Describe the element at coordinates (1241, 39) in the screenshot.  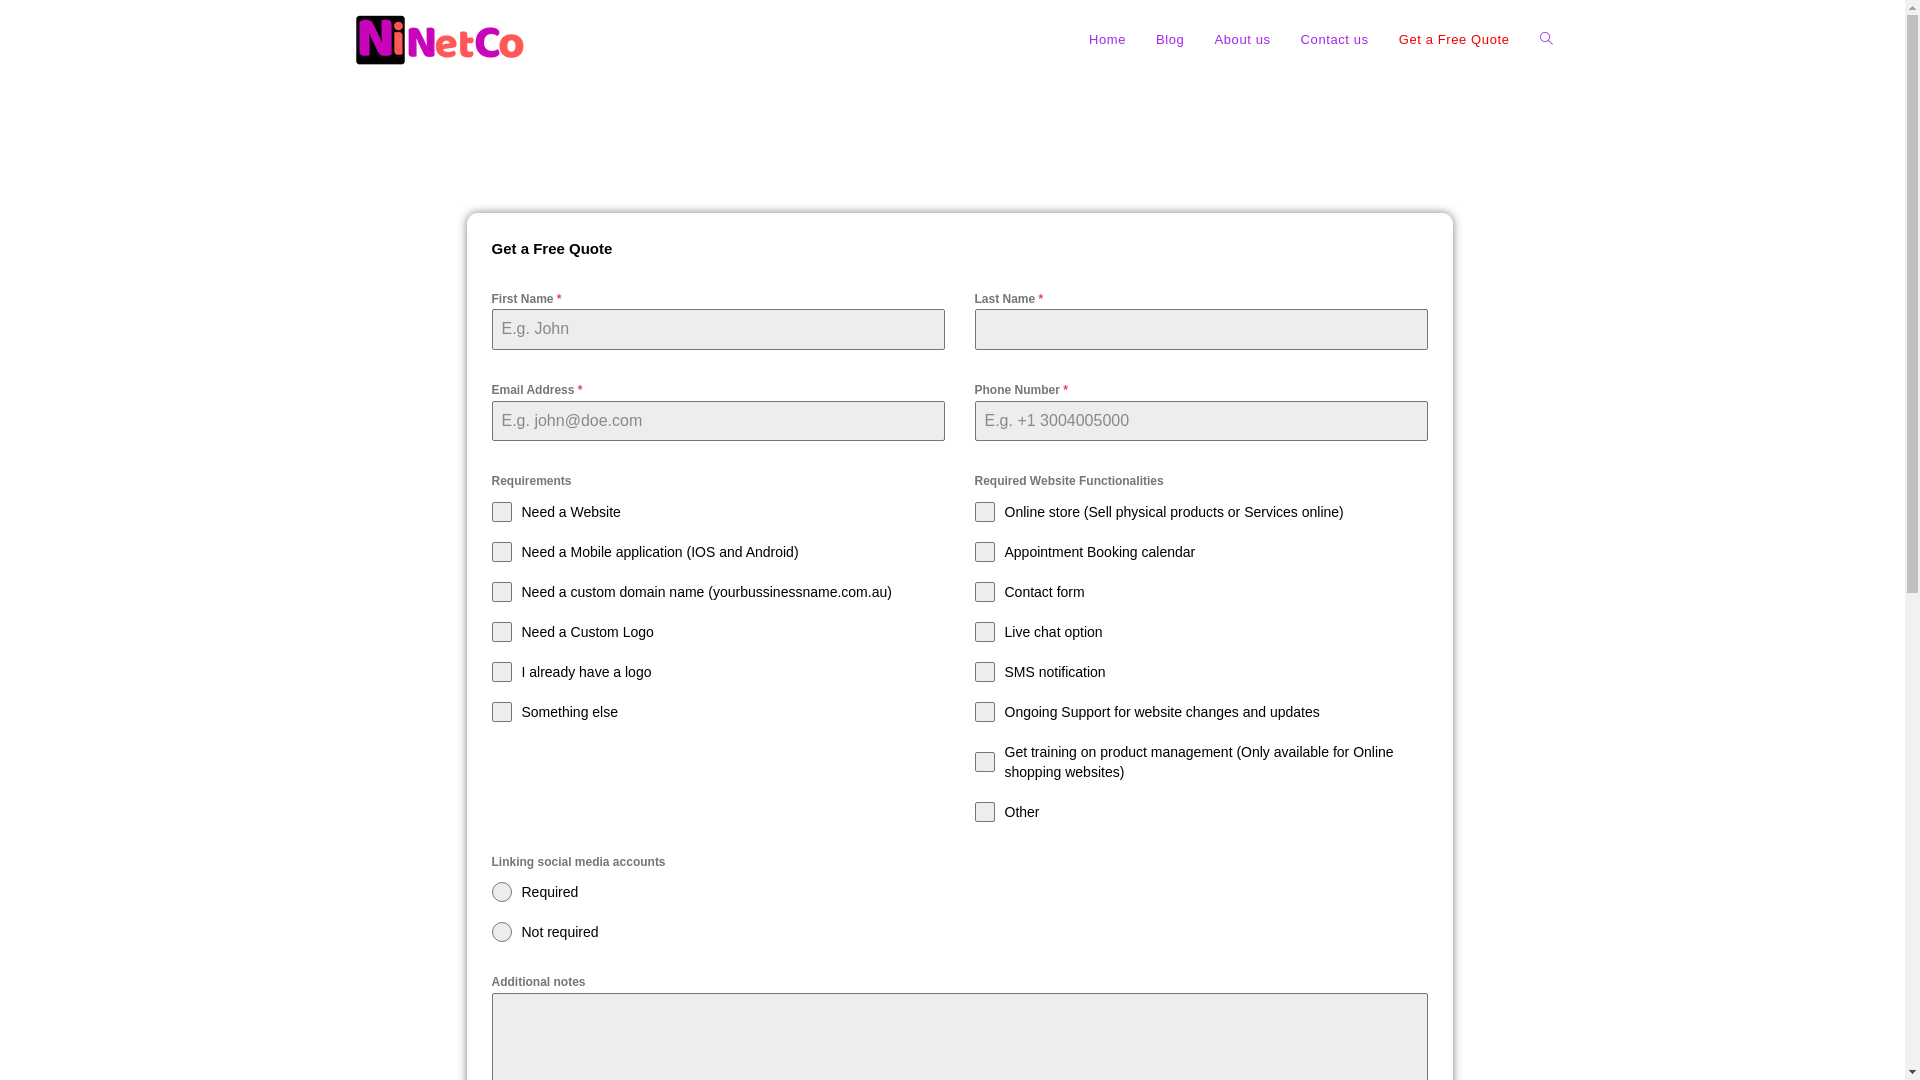
I see `'About us'` at that location.